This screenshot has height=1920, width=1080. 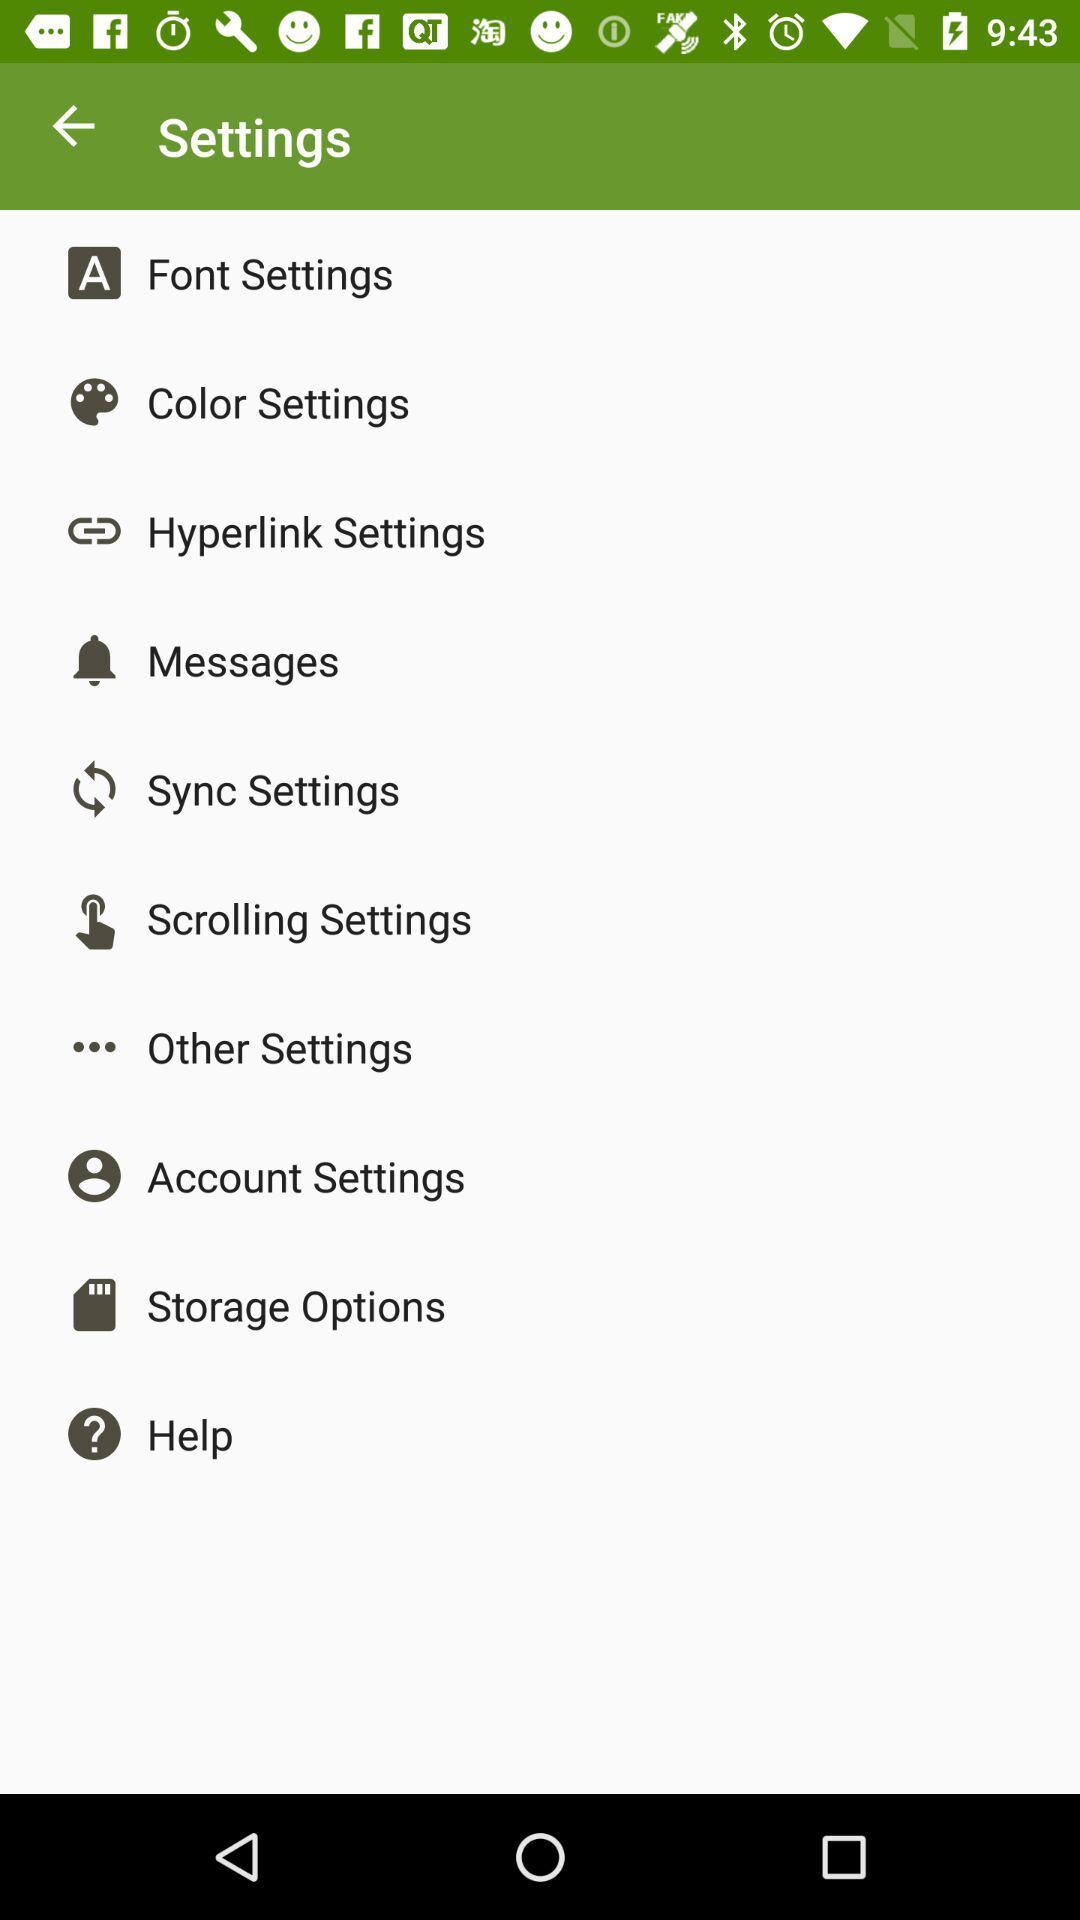 What do you see at coordinates (315, 531) in the screenshot?
I see `the app above messages item` at bounding box center [315, 531].